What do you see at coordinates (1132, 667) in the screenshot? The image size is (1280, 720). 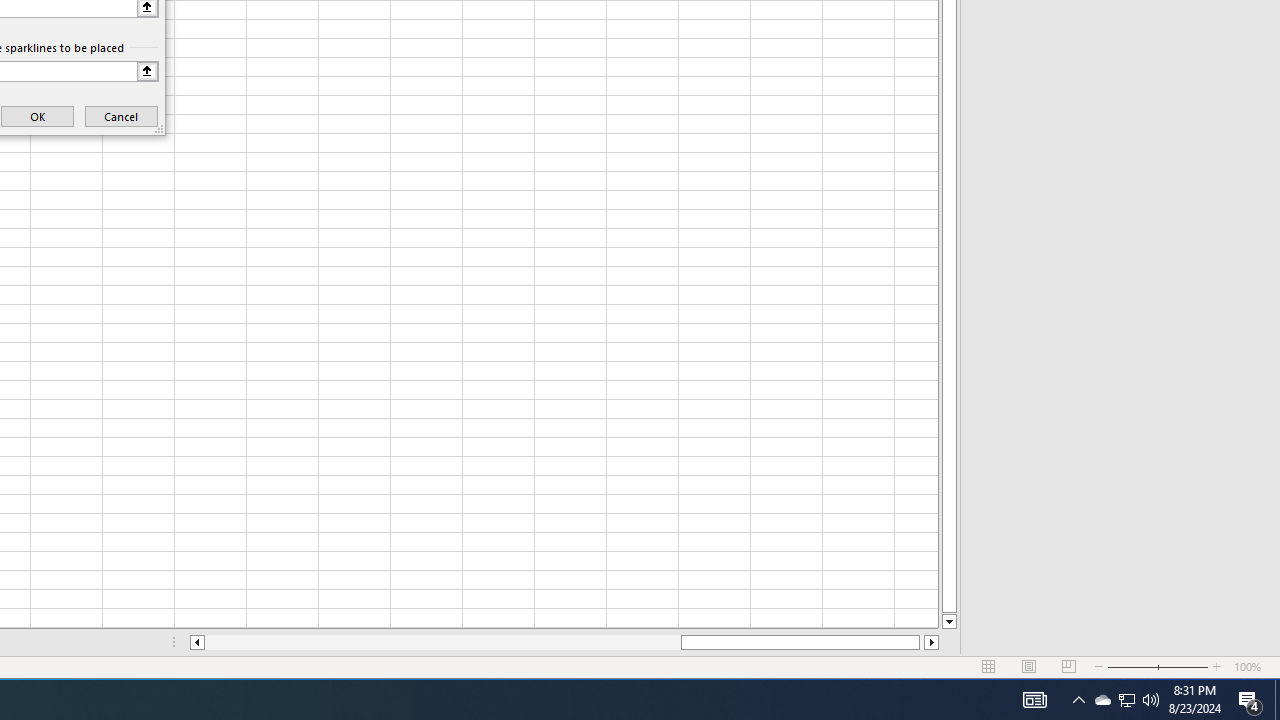 I see `'Zoom Out'` at bounding box center [1132, 667].